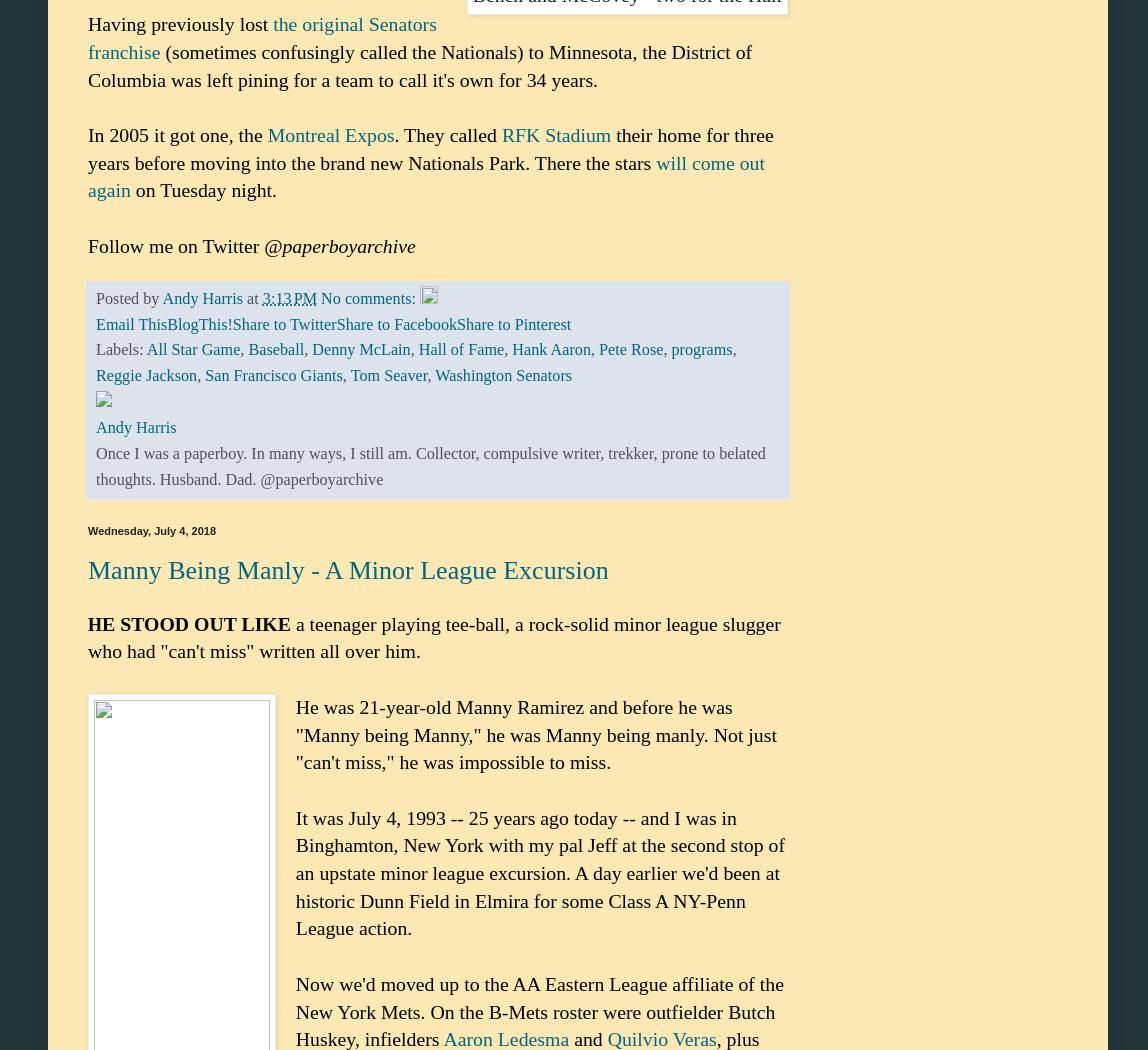 The image size is (1148, 1050). Describe the element at coordinates (199, 324) in the screenshot. I see `'BlogThis!'` at that location.